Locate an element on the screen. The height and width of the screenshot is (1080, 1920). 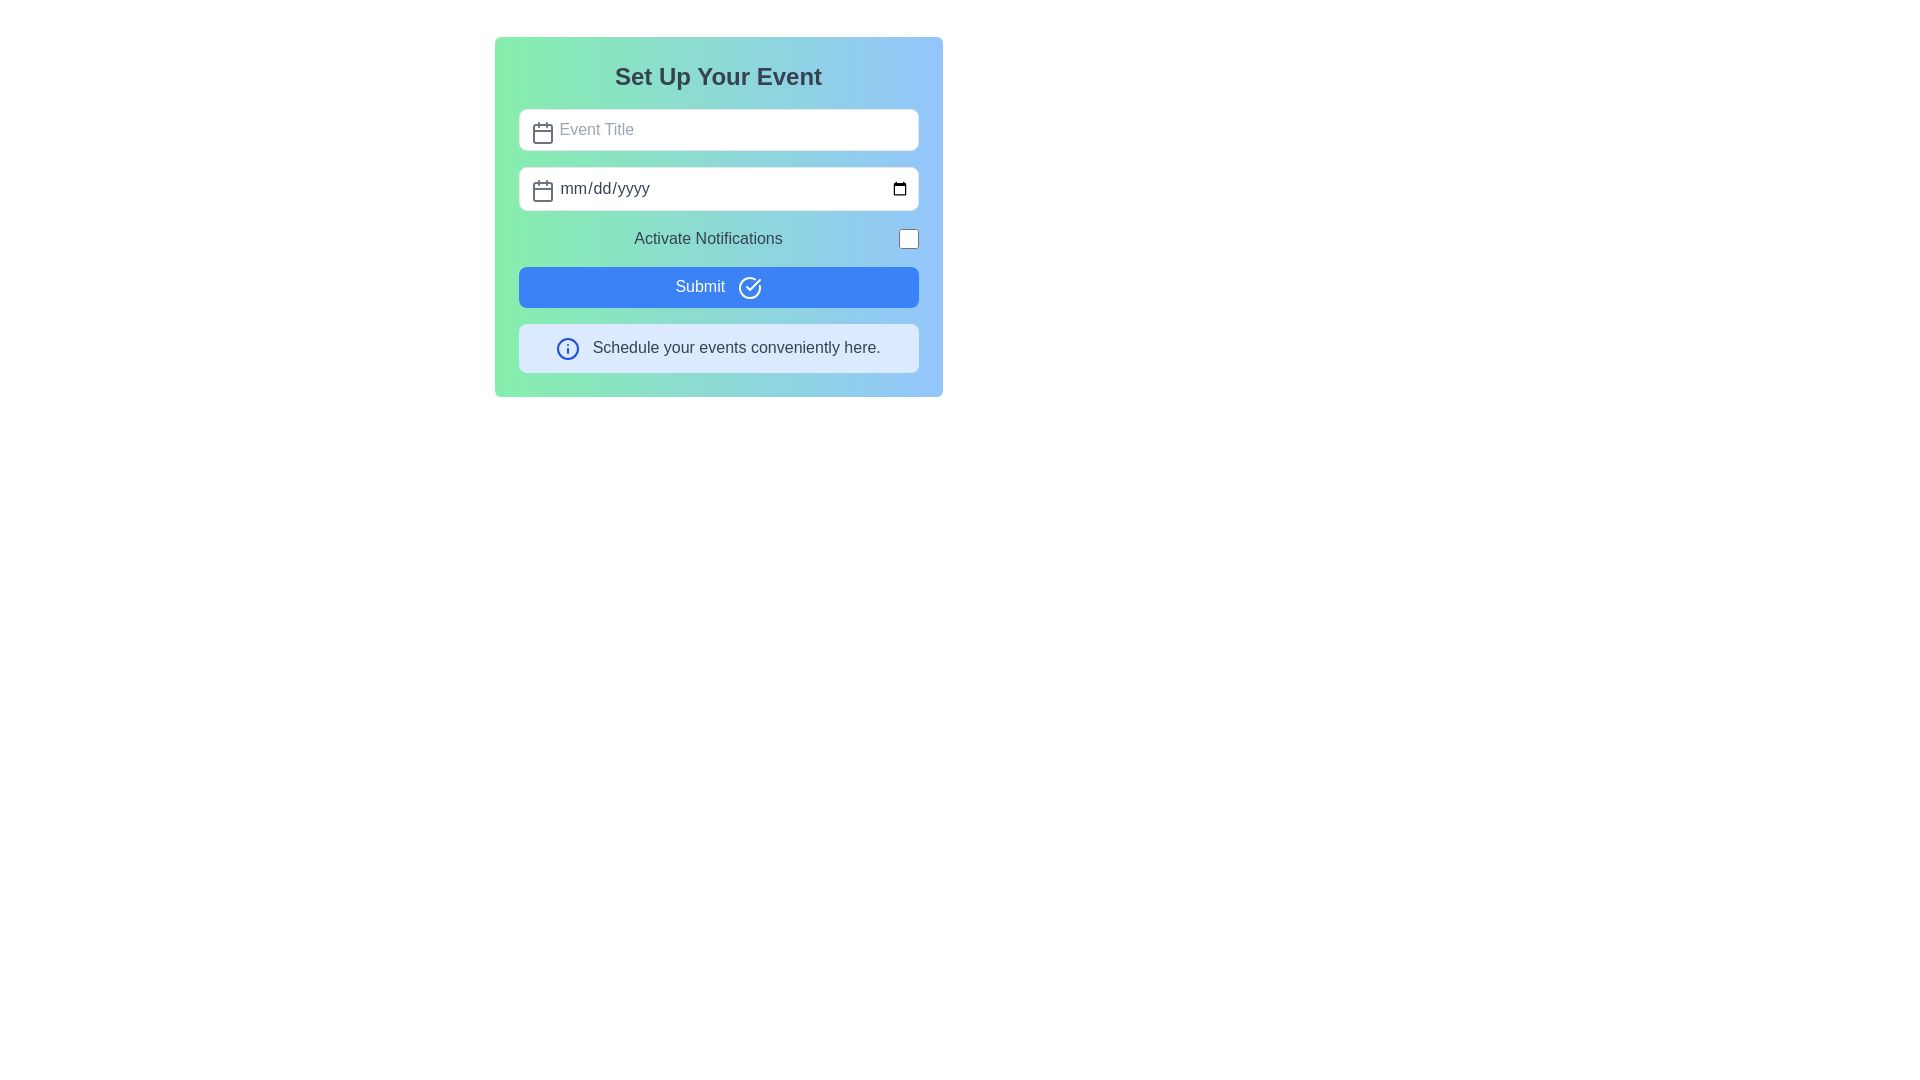
the informational text box with a light blue background and an 'i' icon, which contains the text 'Schedule your events conveniently here.' is located at coordinates (718, 347).